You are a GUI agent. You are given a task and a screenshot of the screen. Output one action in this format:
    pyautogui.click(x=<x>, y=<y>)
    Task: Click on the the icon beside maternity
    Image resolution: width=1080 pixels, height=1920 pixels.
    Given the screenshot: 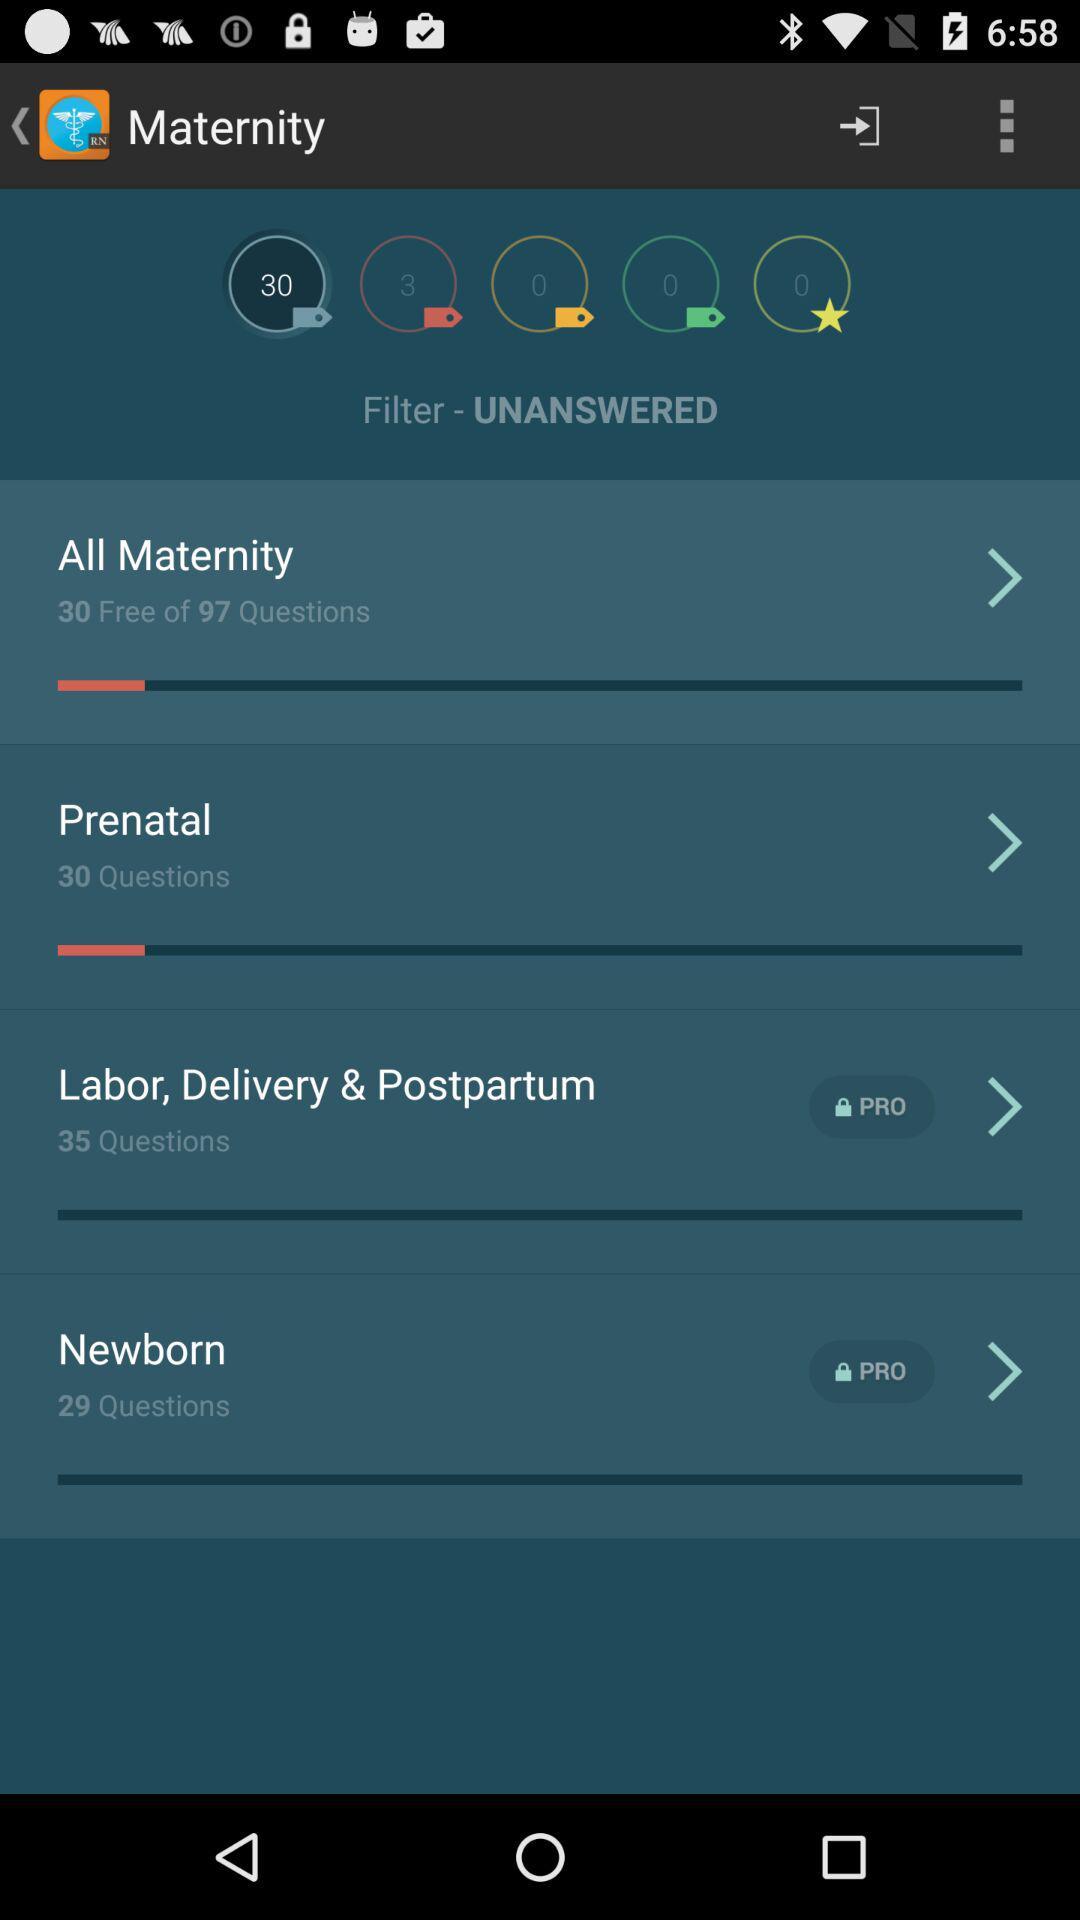 What is the action you would take?
    pyautogui.click(x=72, y=124)
    